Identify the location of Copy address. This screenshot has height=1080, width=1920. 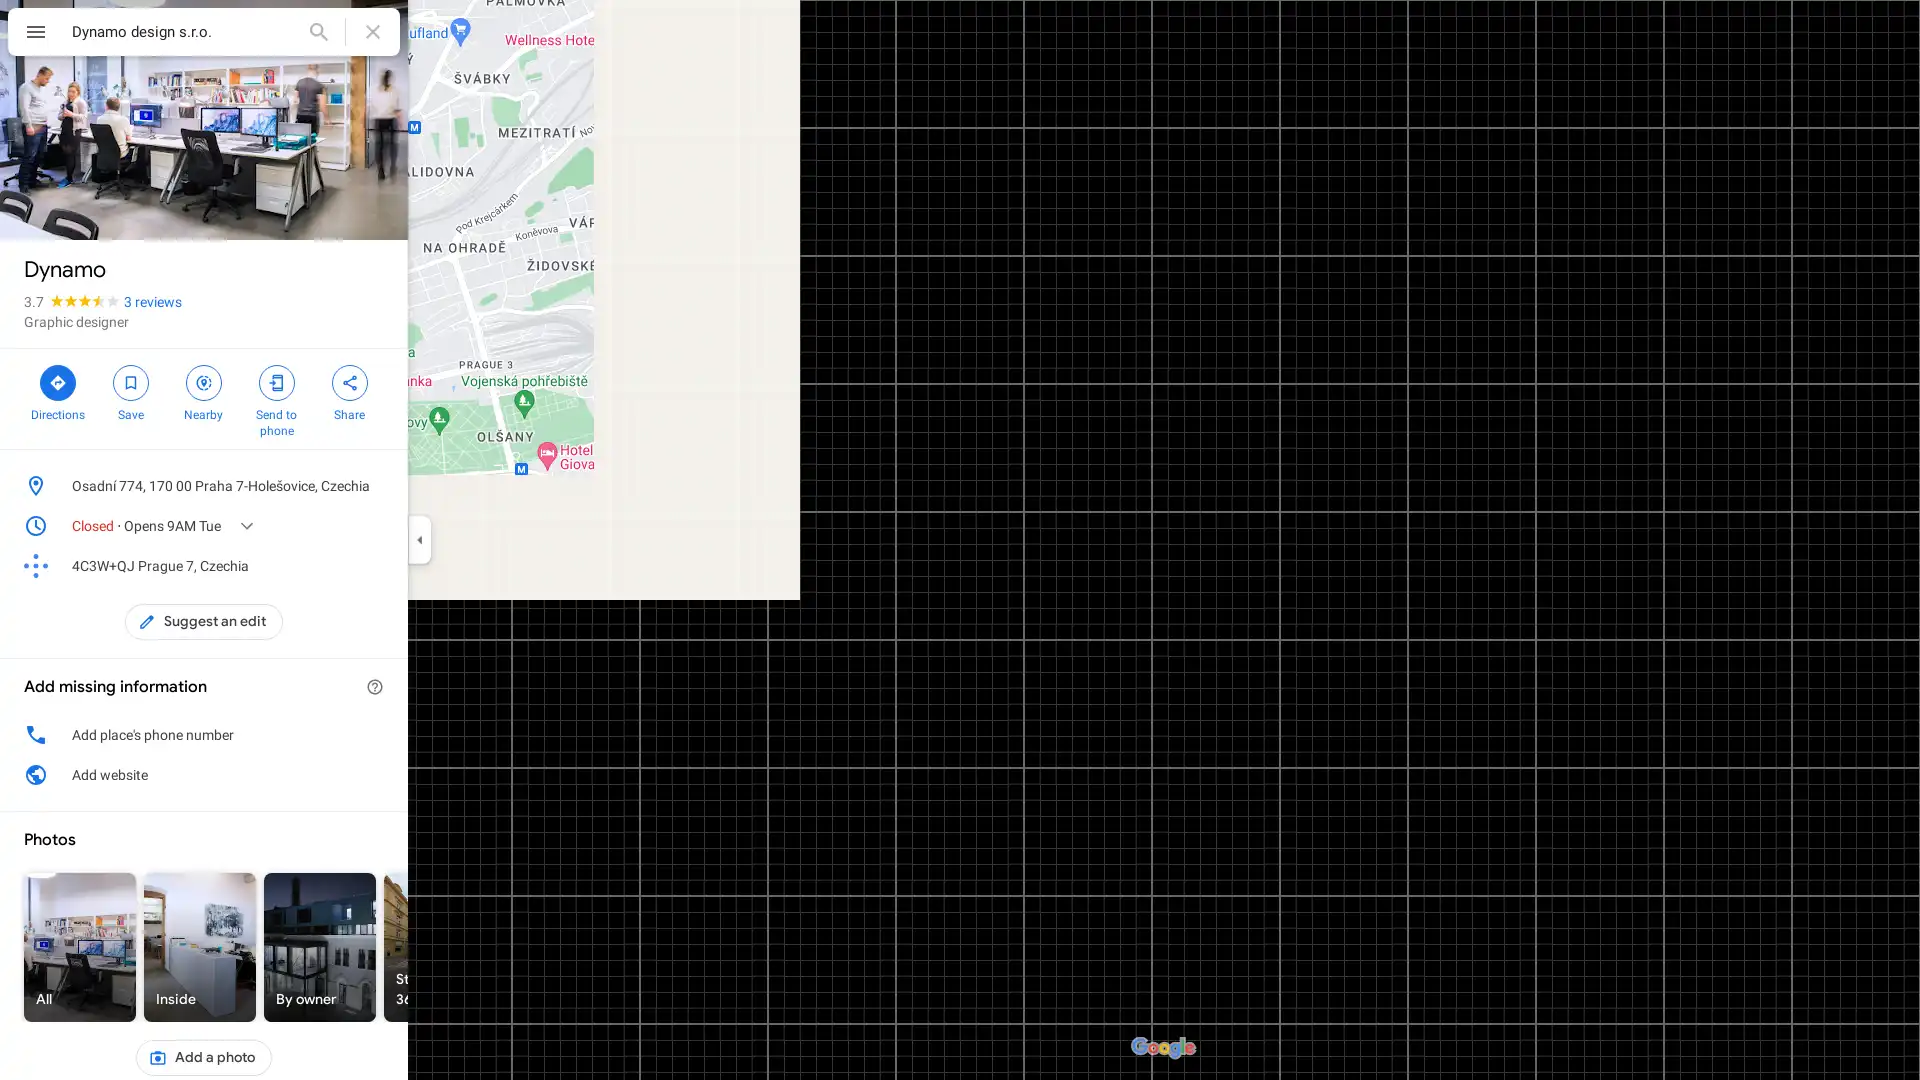
(374, 486).